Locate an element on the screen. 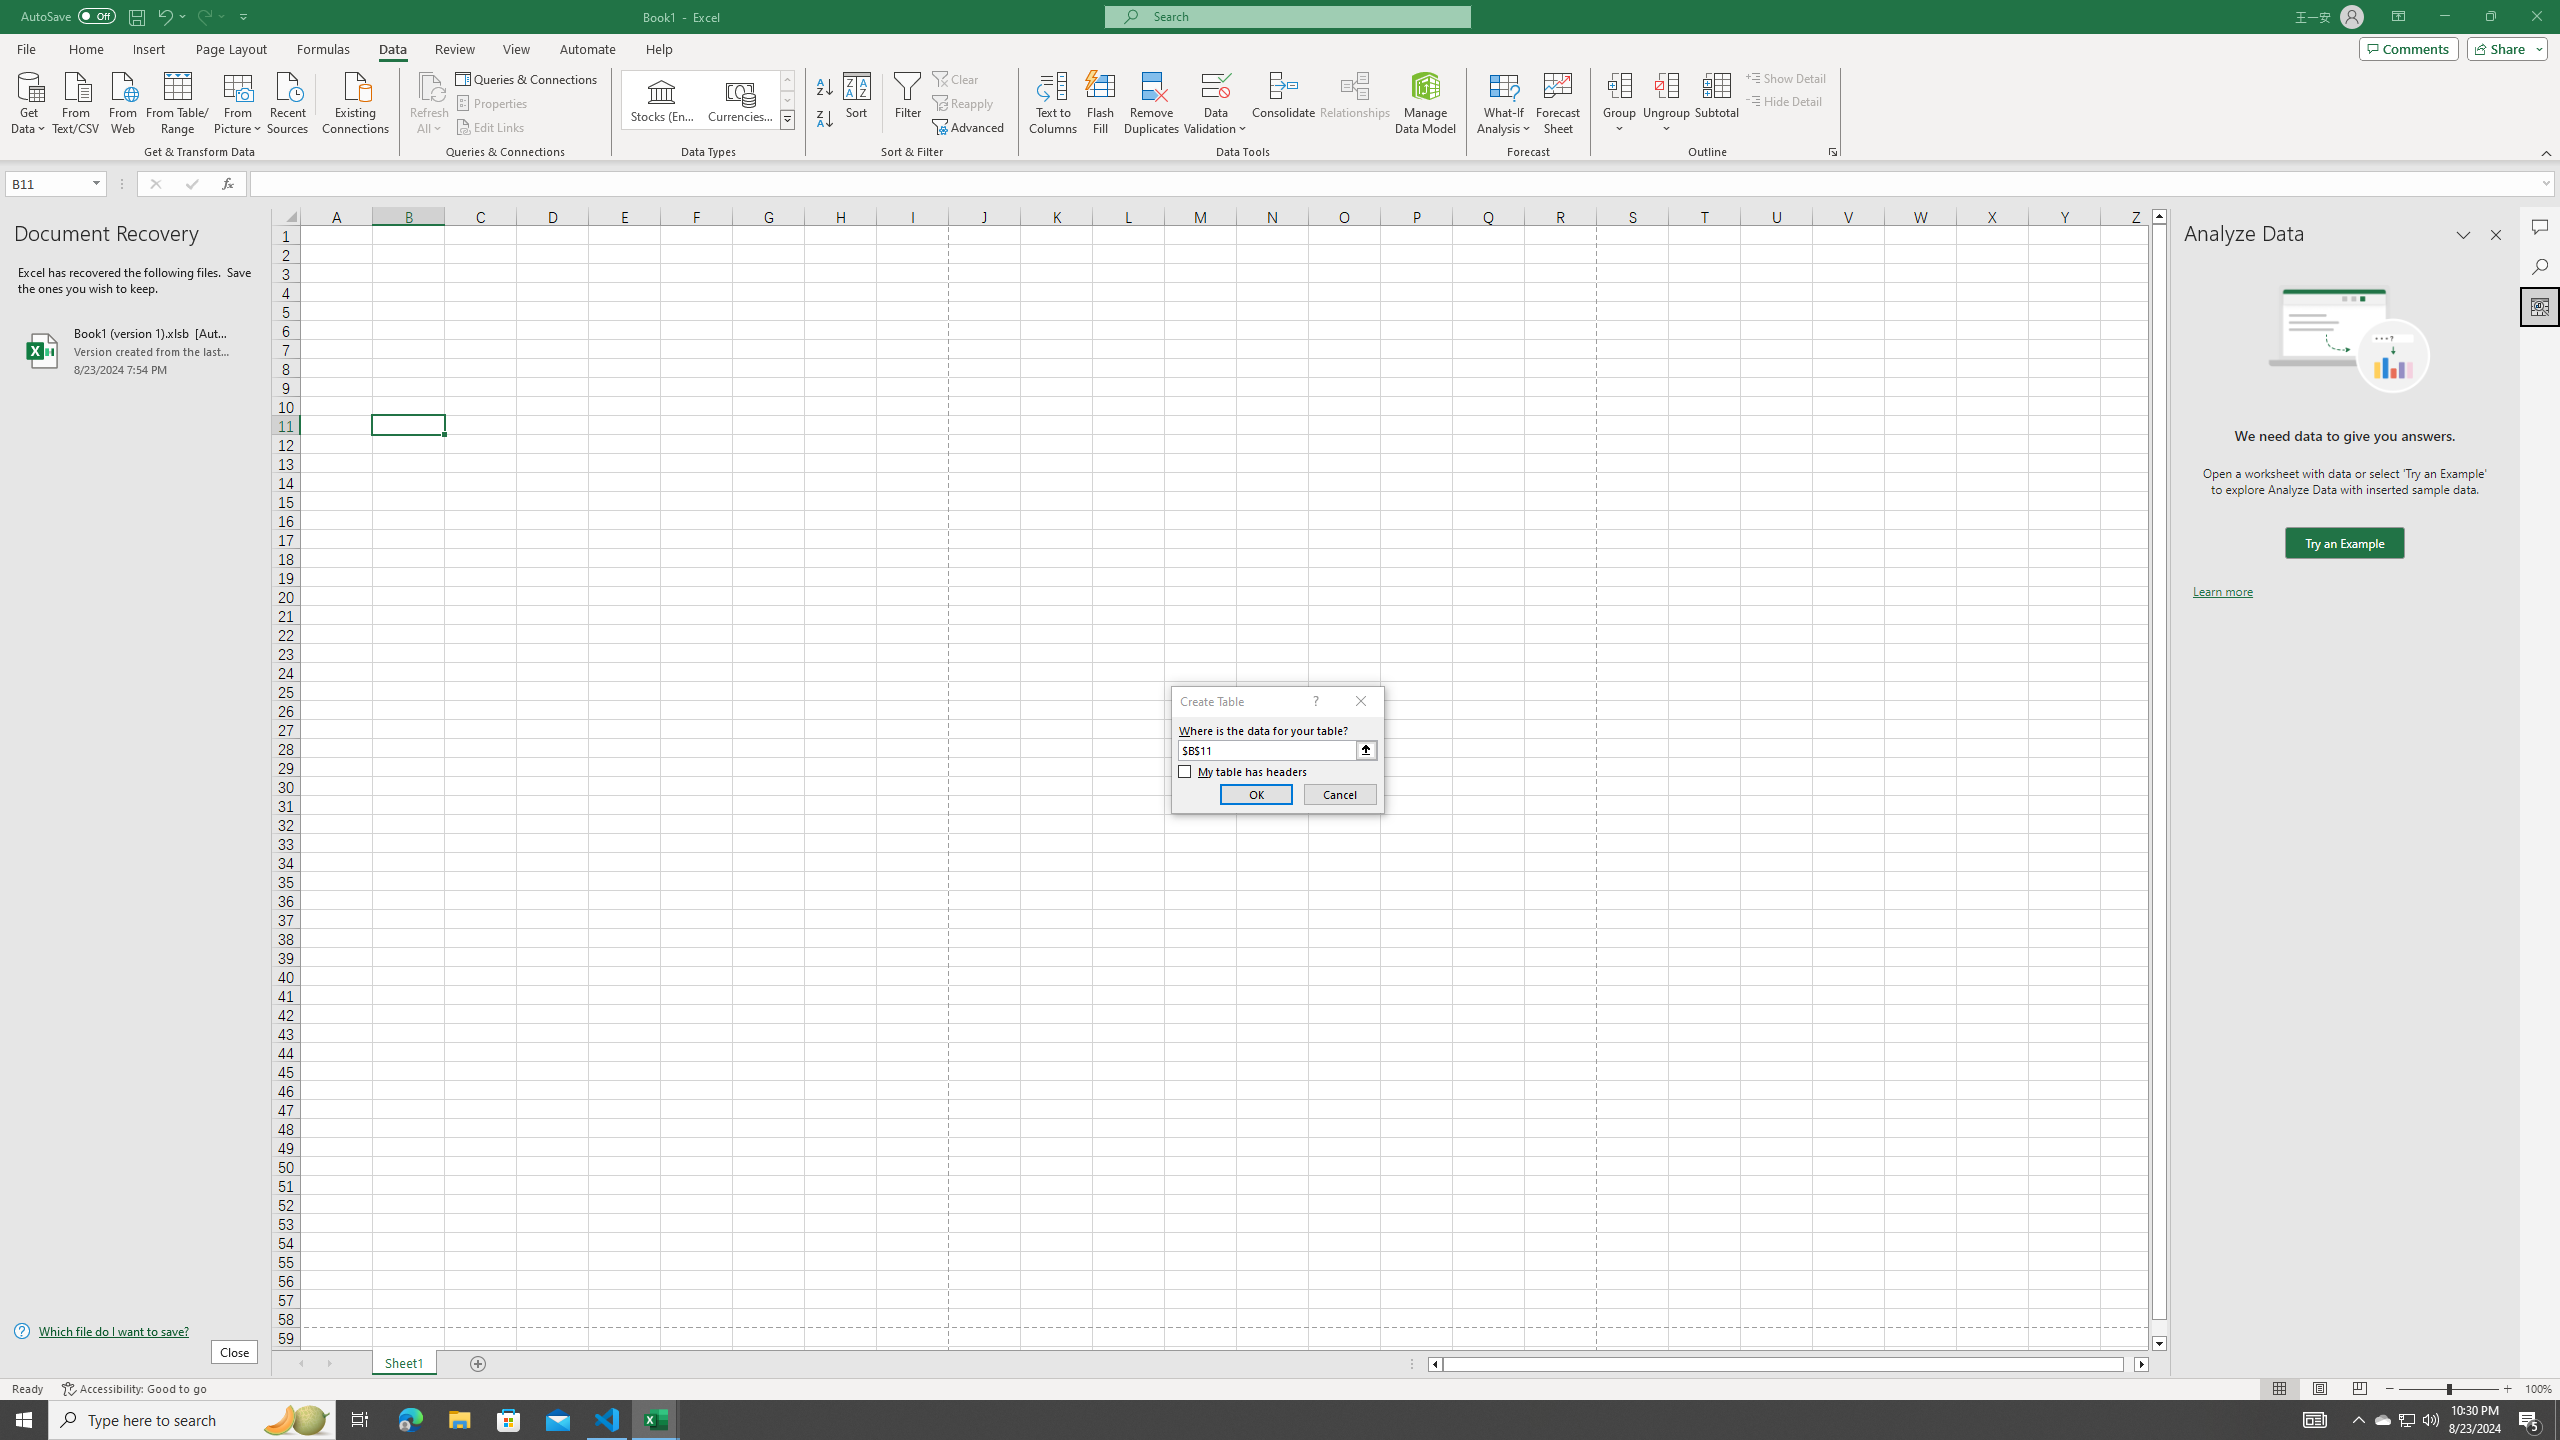 Image resolution: width=2560 pixels, height=1440 pixels. 'Existing Connections' is located at coordinates (354, 100).